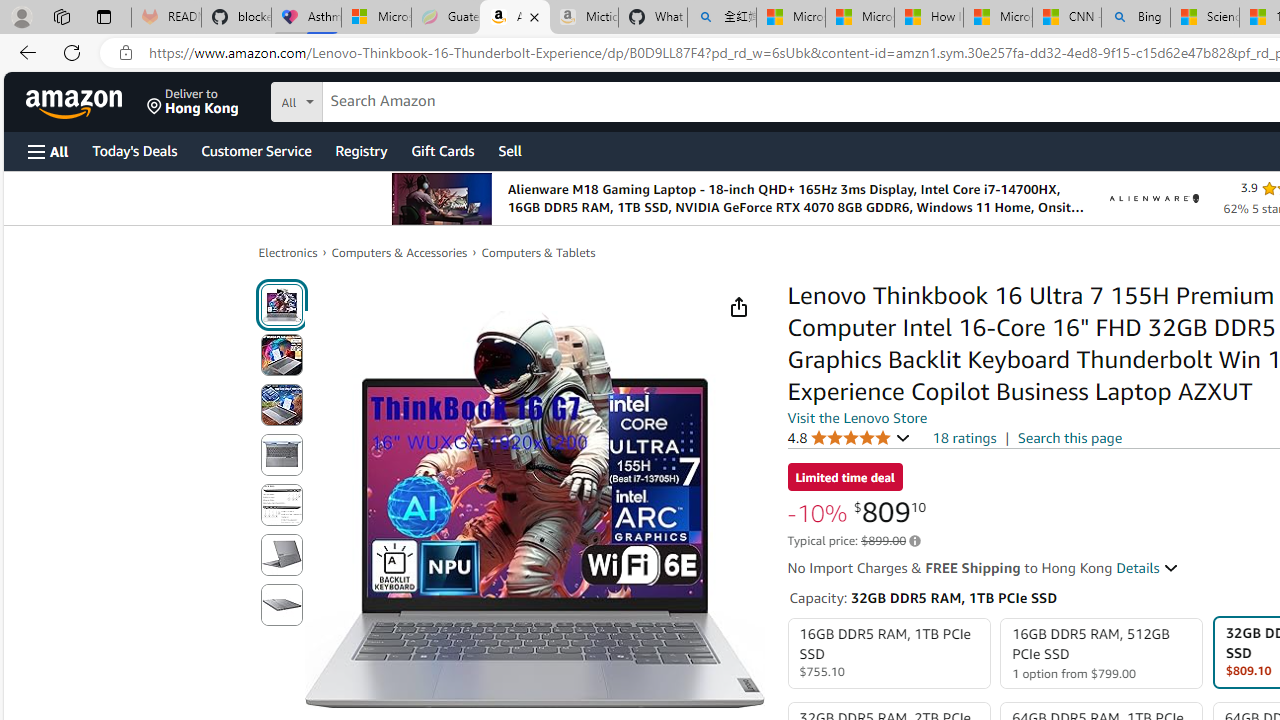 This screenshot has width=1280, height=720. Describe the element at coordinates (287, 252) in the screenshot. I see `'Electronics'` at that location.